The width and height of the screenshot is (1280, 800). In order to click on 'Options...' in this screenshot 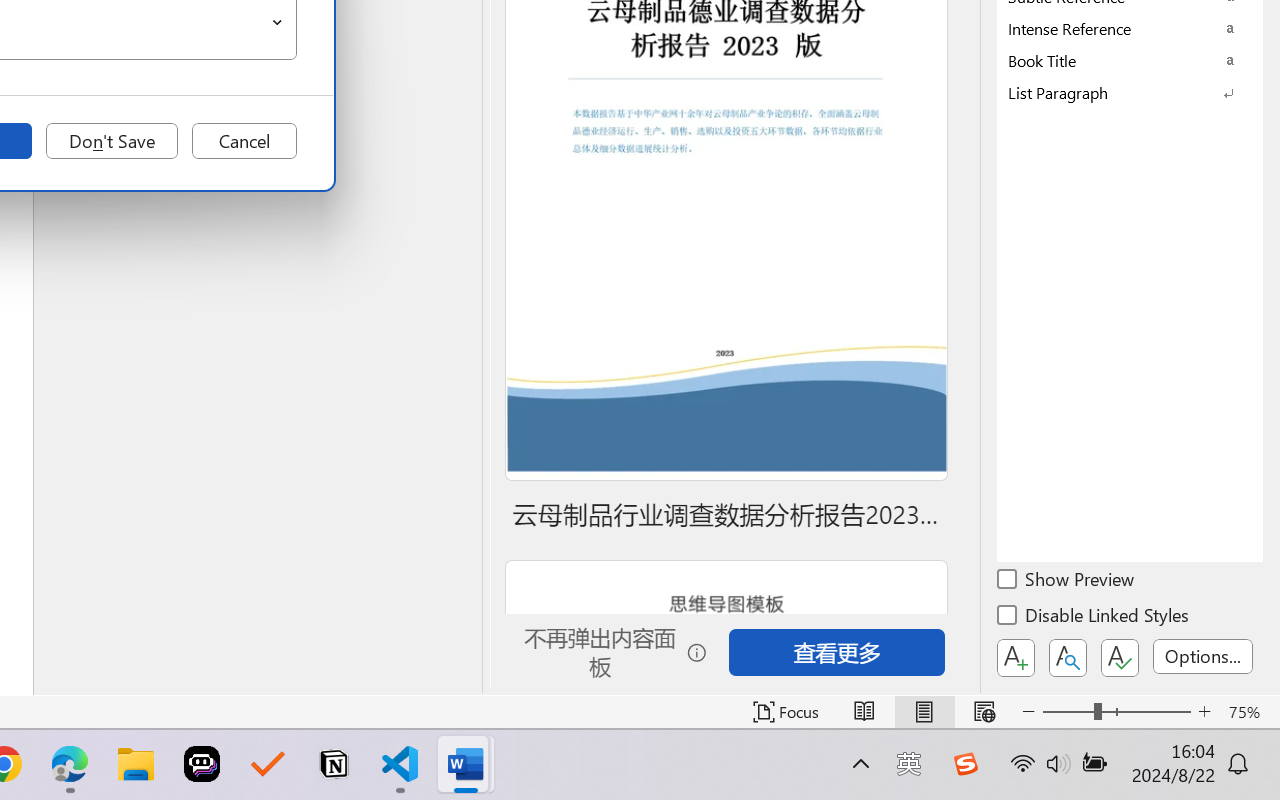, I will do `click(1202, 655)`.